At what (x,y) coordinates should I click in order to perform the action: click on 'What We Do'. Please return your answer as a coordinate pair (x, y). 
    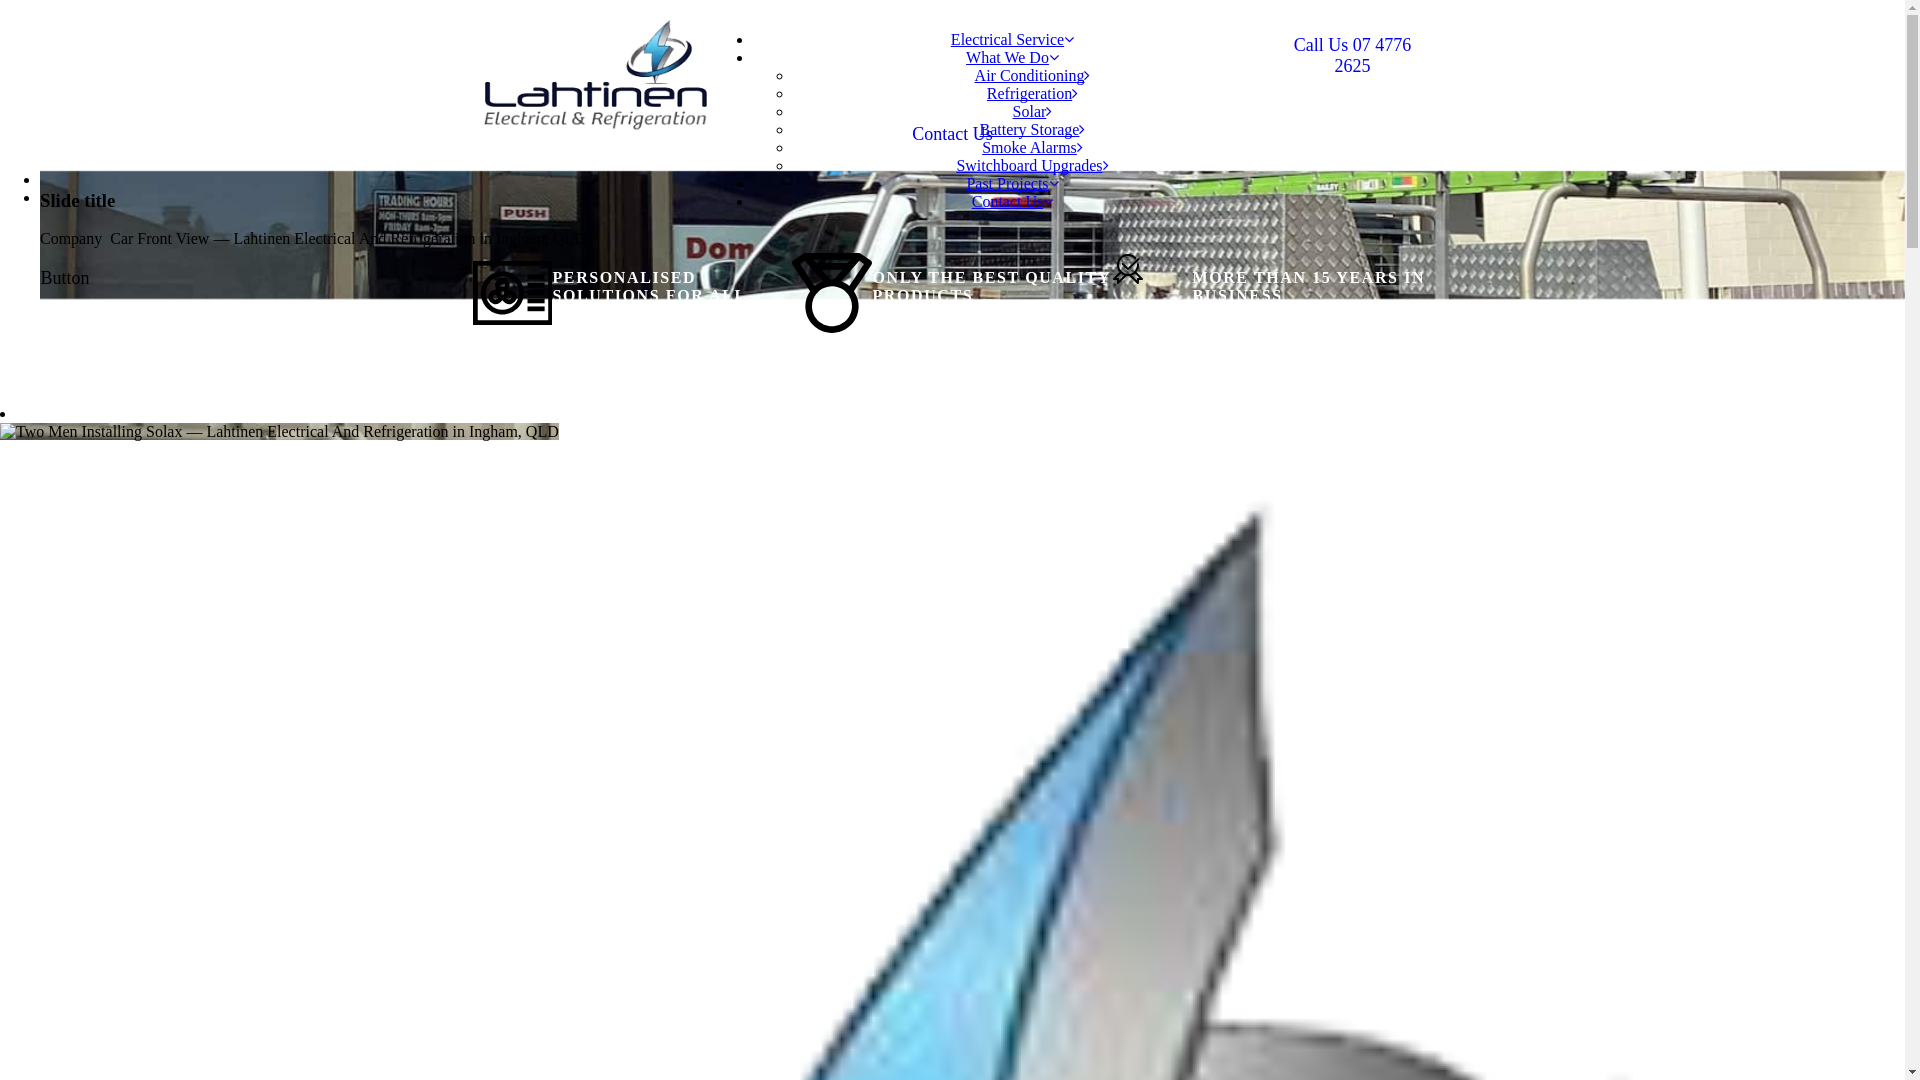
    Looking at the image, I should click on (1012, 56).